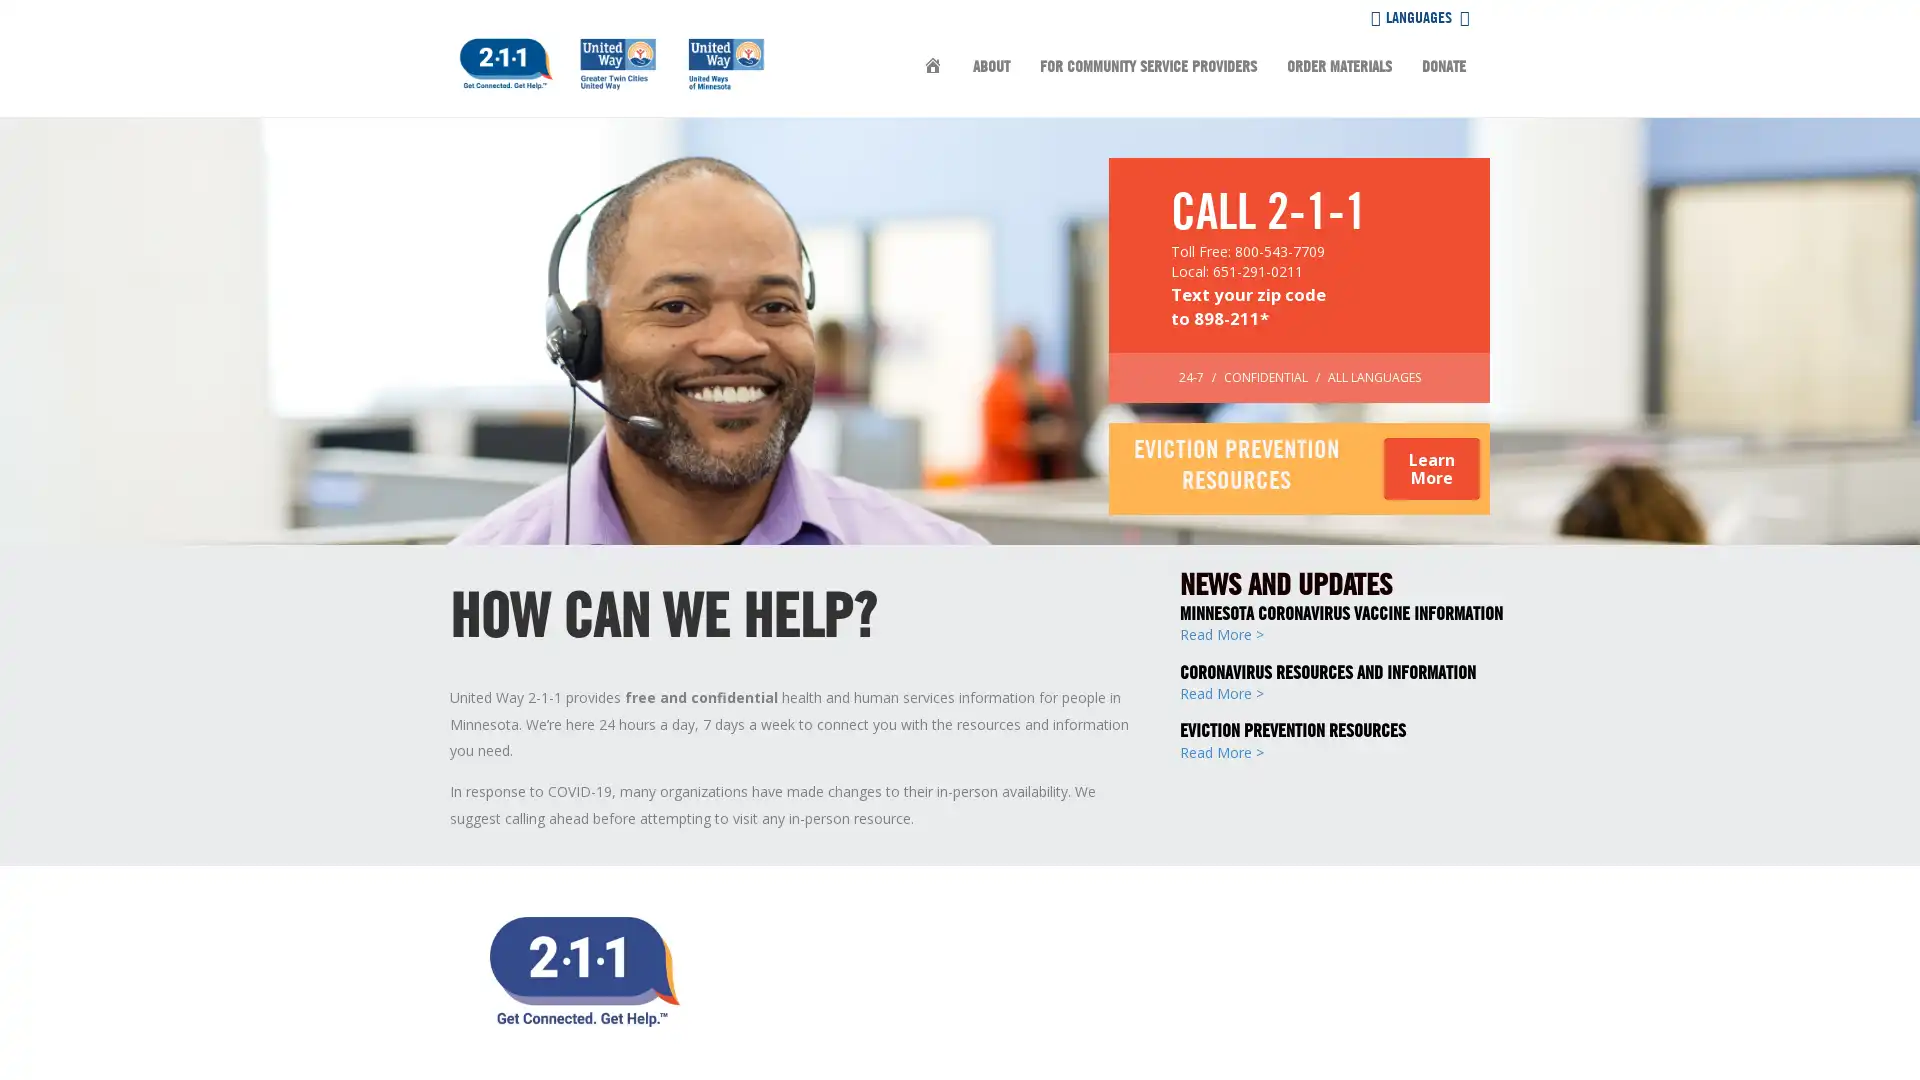 This screenshot has width=1920, height=1080. What do you see at coordinates (1429, 469) in the screenshot?
I see `Learn More` at bounding box center [1429, 469].